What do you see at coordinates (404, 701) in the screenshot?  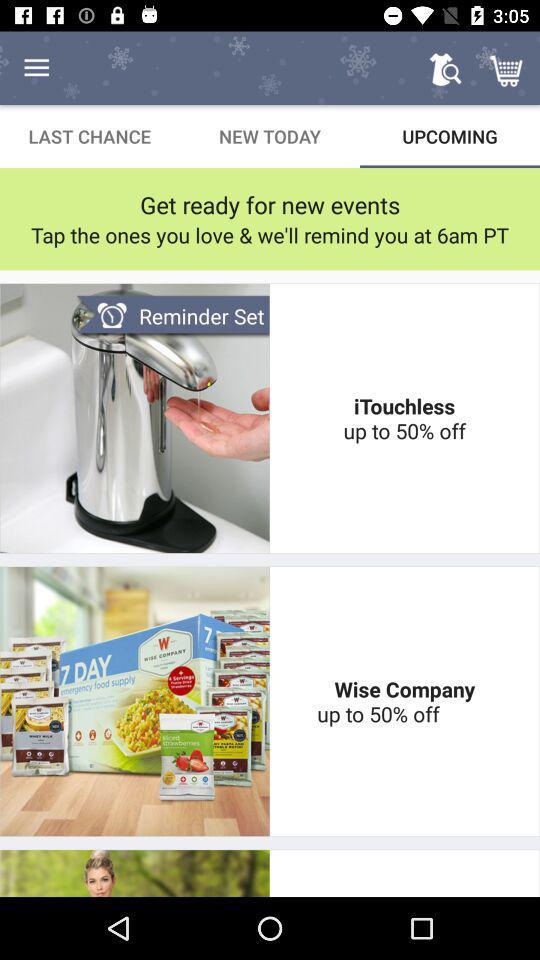 I see `the wise company up item` at bounding box center [404, 701].